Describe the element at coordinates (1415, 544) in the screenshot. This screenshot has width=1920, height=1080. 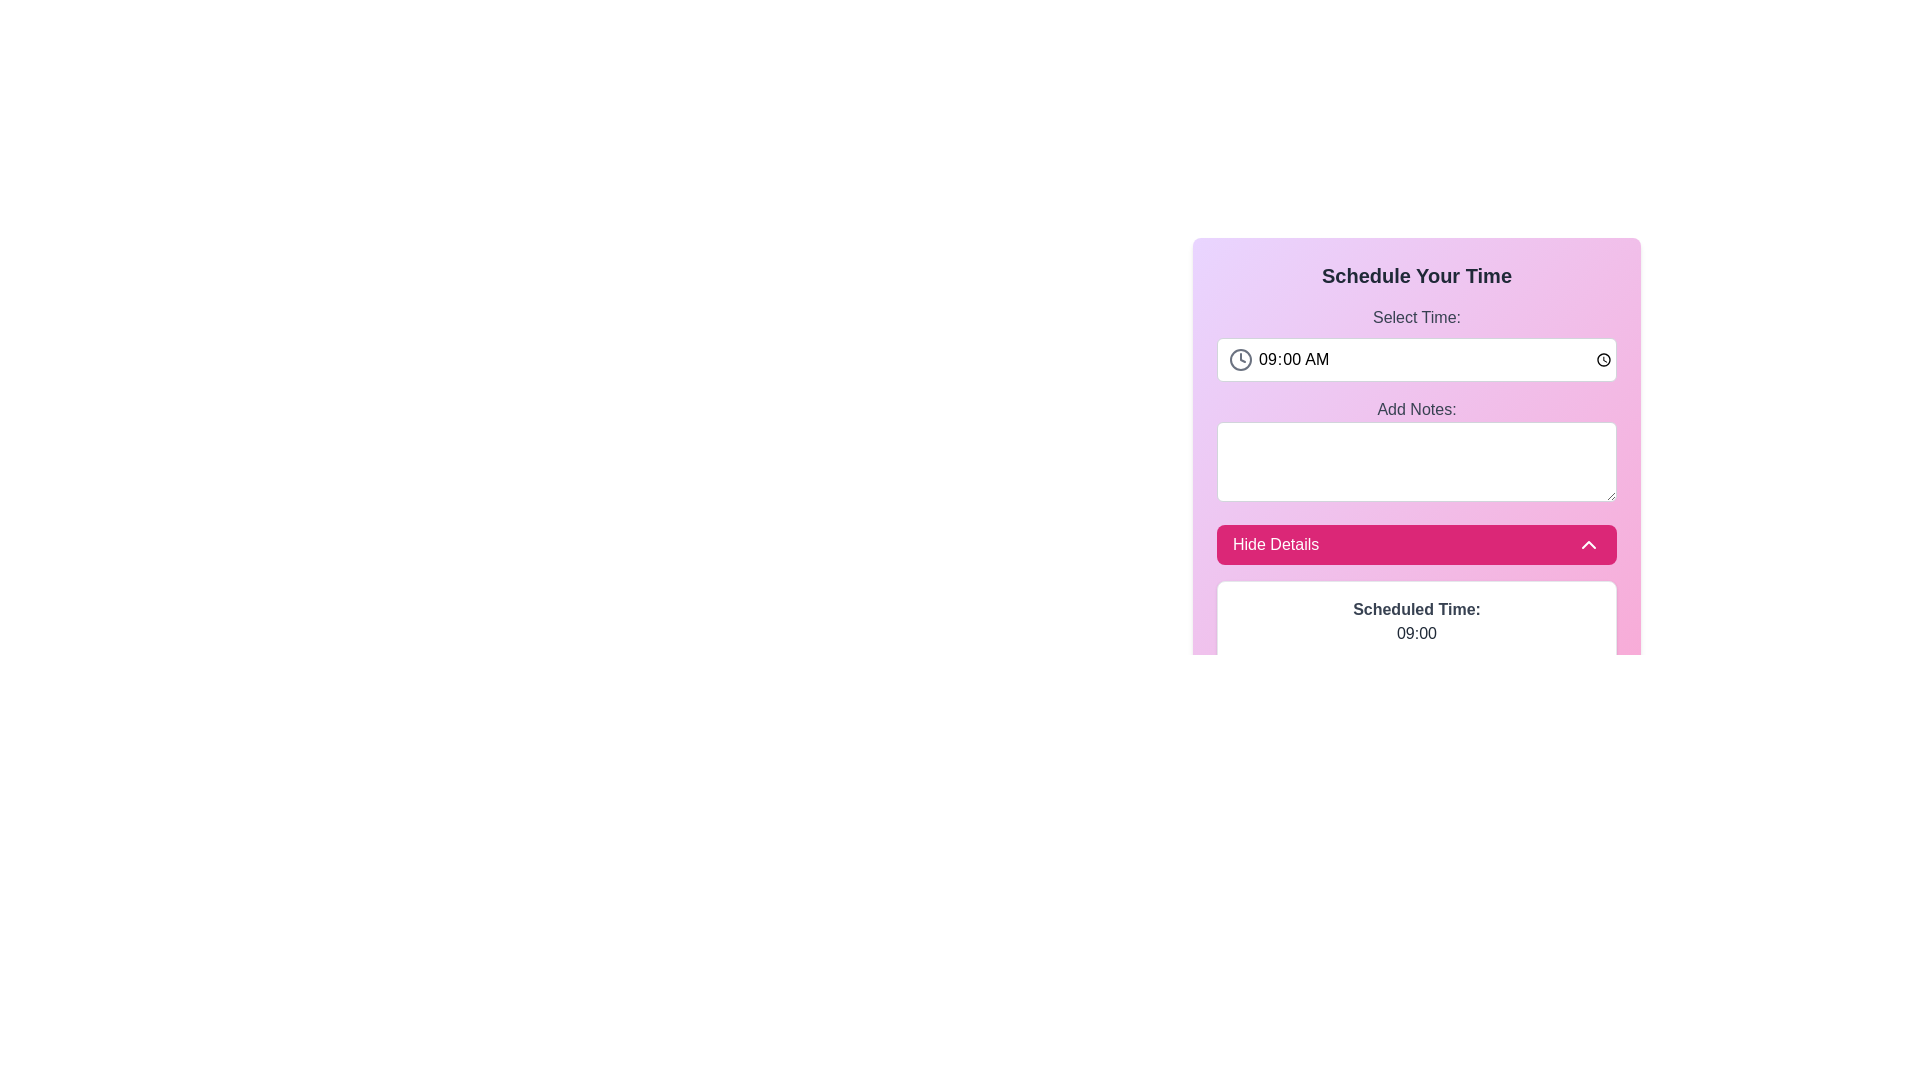
I see `the collapse button located below the 'Add Notes' section and above the 'Scheduled Time' section to interact` at that location.